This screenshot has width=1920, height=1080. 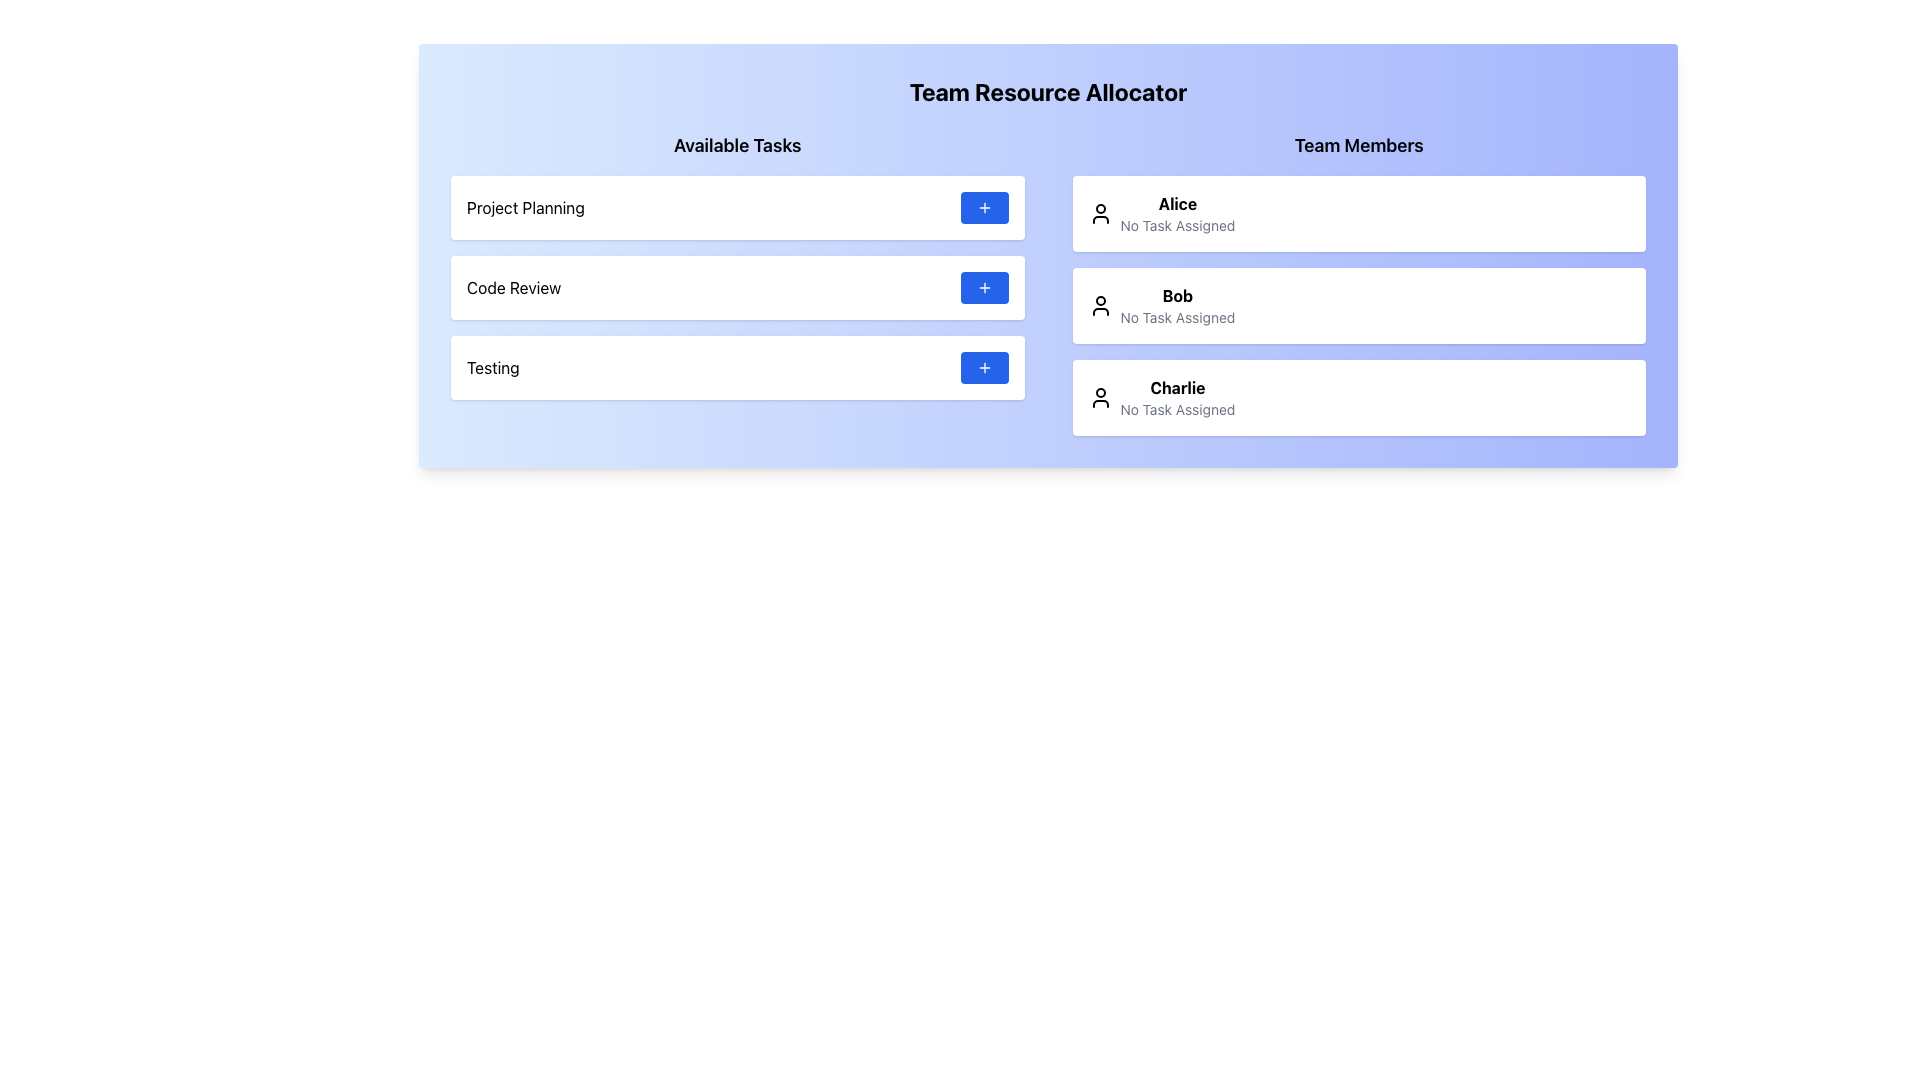 I want to click on the Label displaying 'Alice' in the team roster, which indicates their assignment status as 'No Task Assigned'. This element is located in the topmost block under the 'Team Members' column, to the right side of the interface, so click(x=1177, y=213).